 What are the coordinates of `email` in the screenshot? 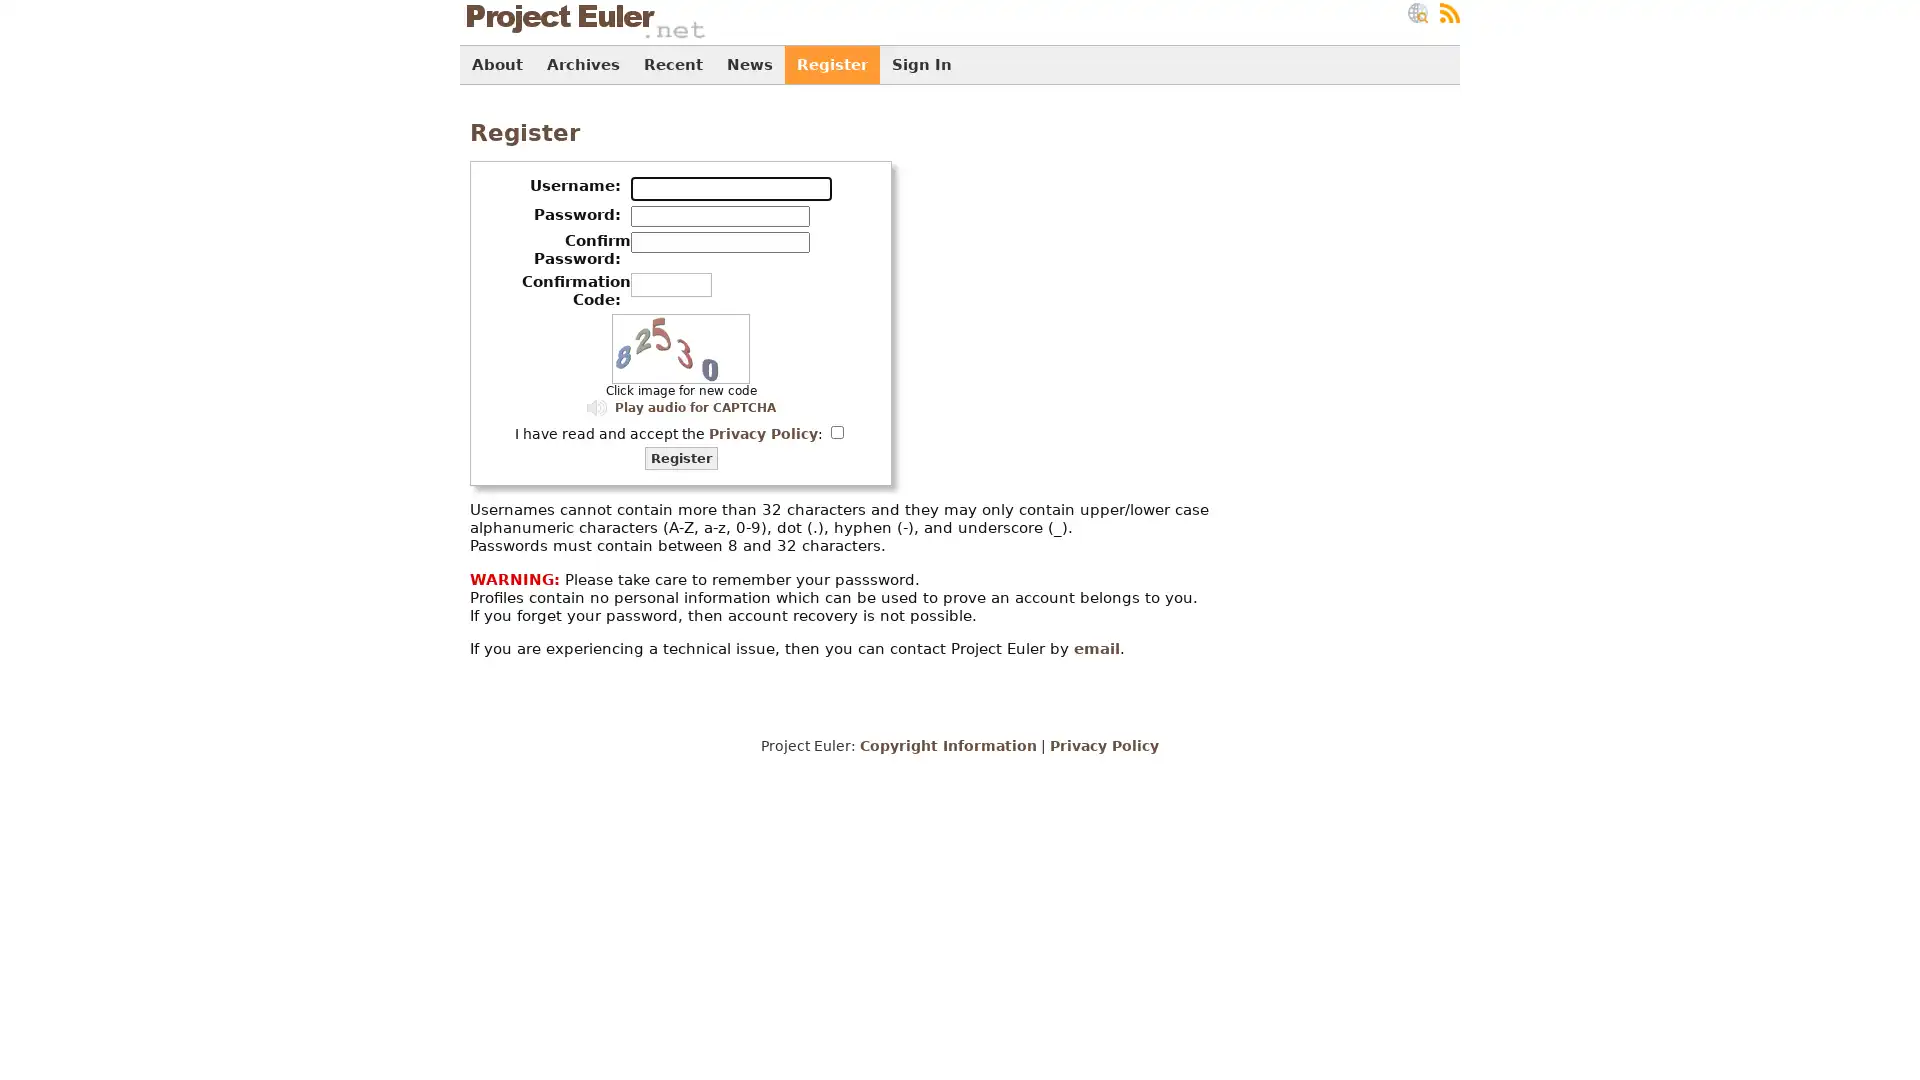 It's located at (1096, 648).